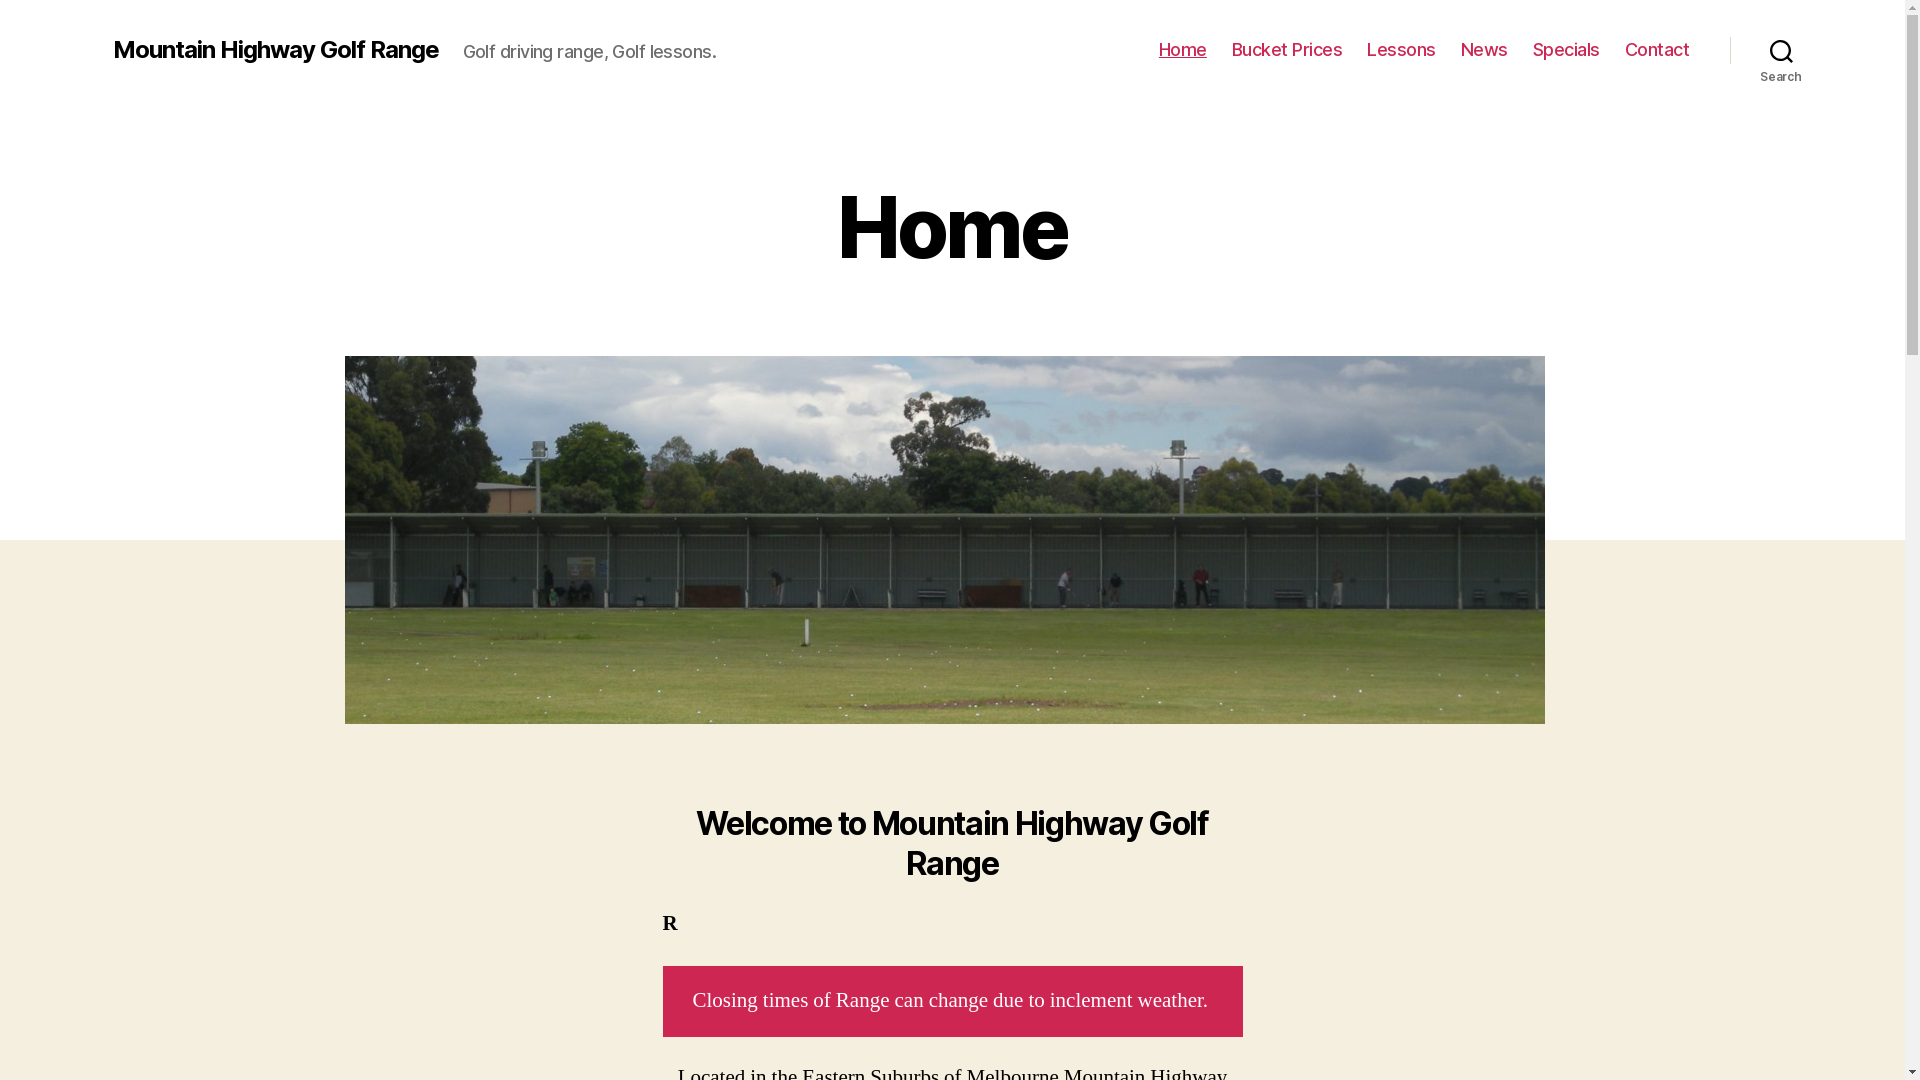 The width and height of the screenshot is (1920, 1080). What do you see at coordinates (1182, 49) in the screenshot?
I see `'Home'` at bounding box center [1182, 49].